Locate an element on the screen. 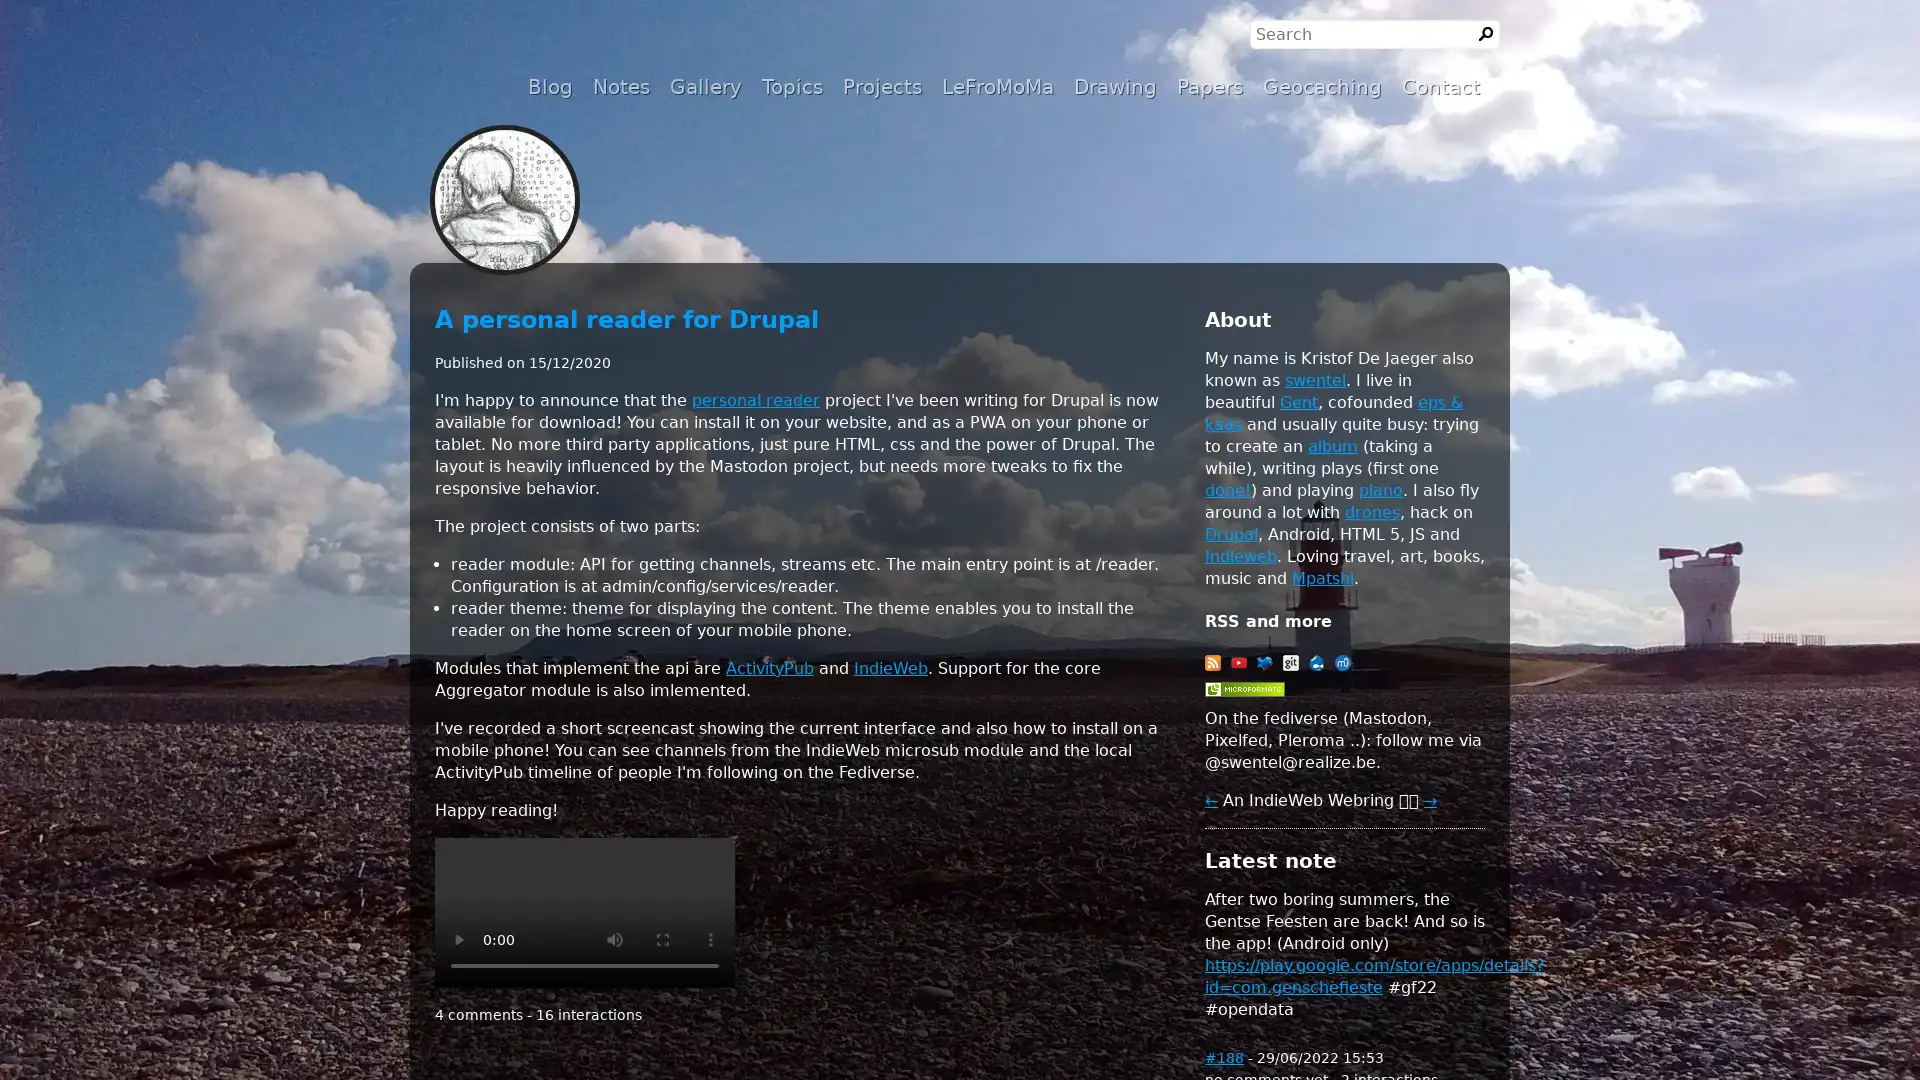 This screenshot has width=1920, height=1080. enter full screen is located at coordinates (662, 938).